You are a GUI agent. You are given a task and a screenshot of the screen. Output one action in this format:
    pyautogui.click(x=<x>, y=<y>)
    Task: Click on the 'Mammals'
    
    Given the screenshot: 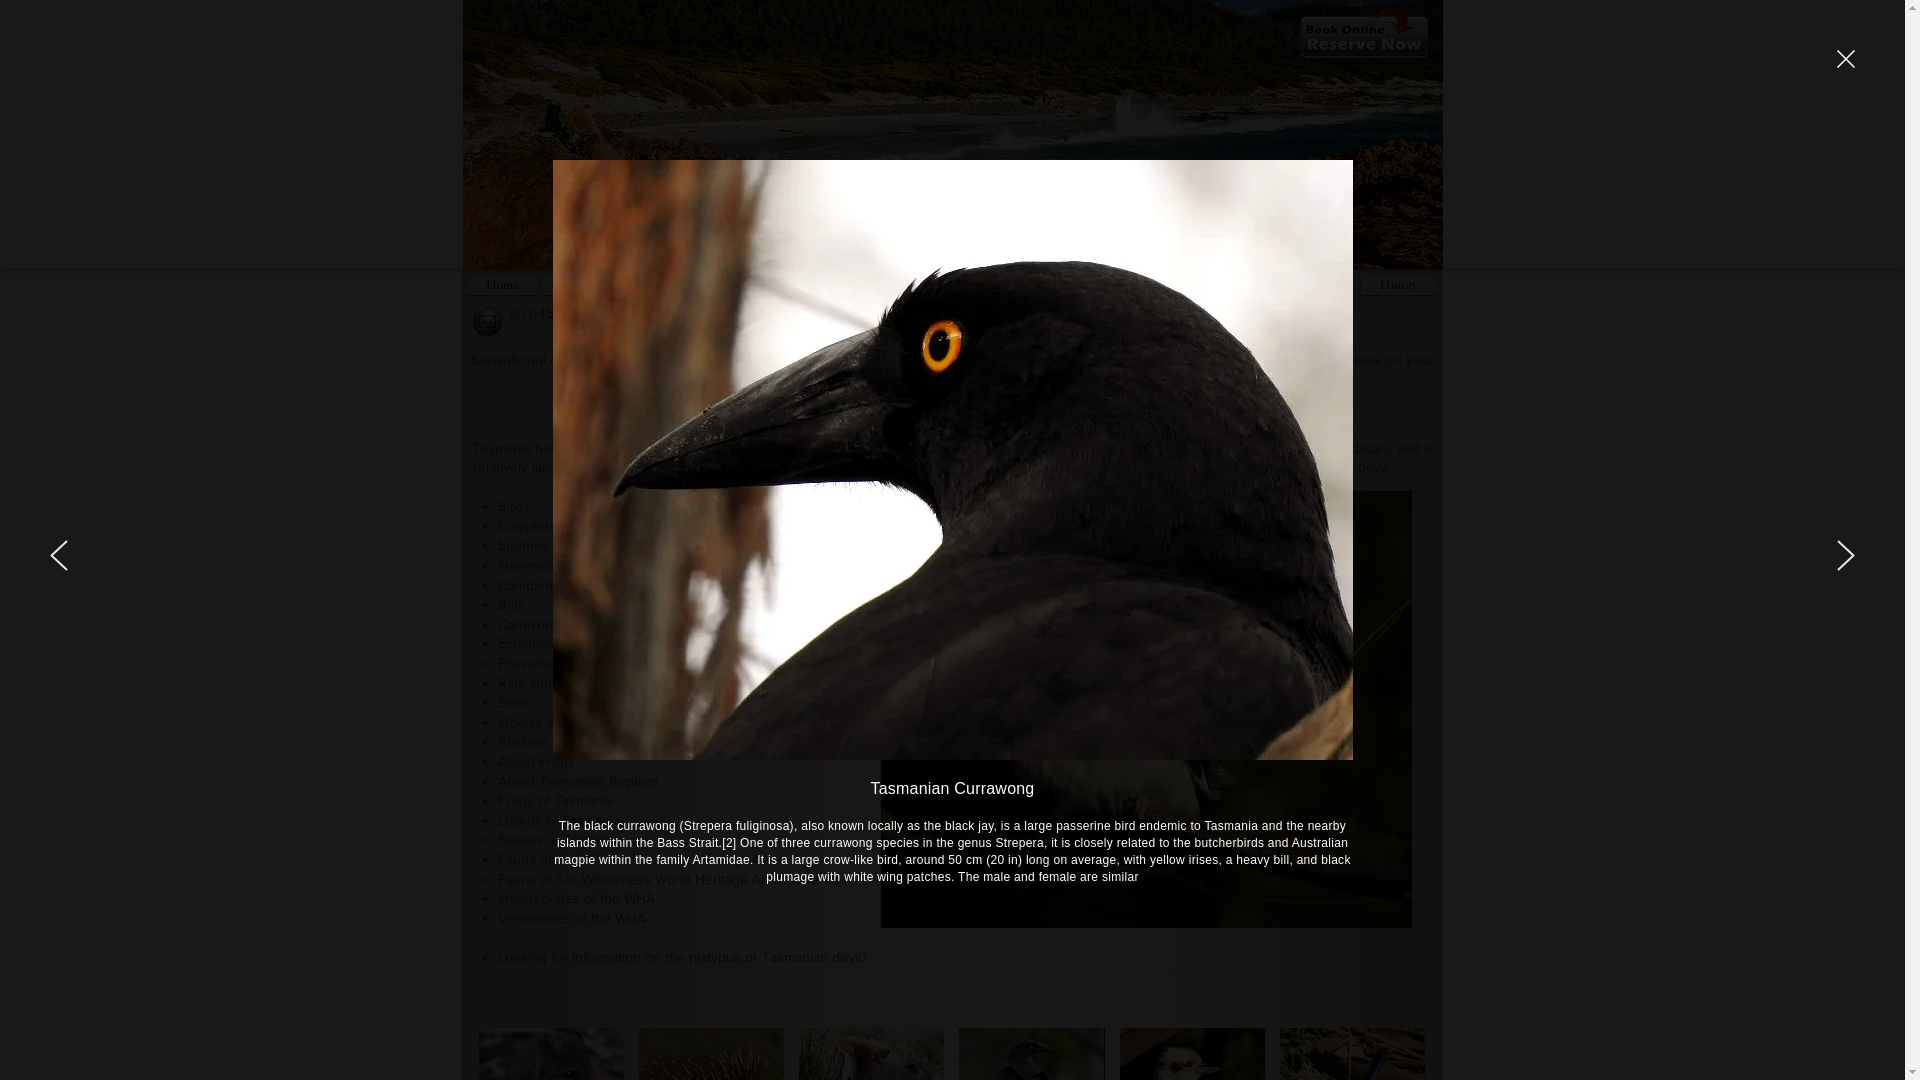 What is the action you would take?
    pyautogui.click(x=498, y=564)
    